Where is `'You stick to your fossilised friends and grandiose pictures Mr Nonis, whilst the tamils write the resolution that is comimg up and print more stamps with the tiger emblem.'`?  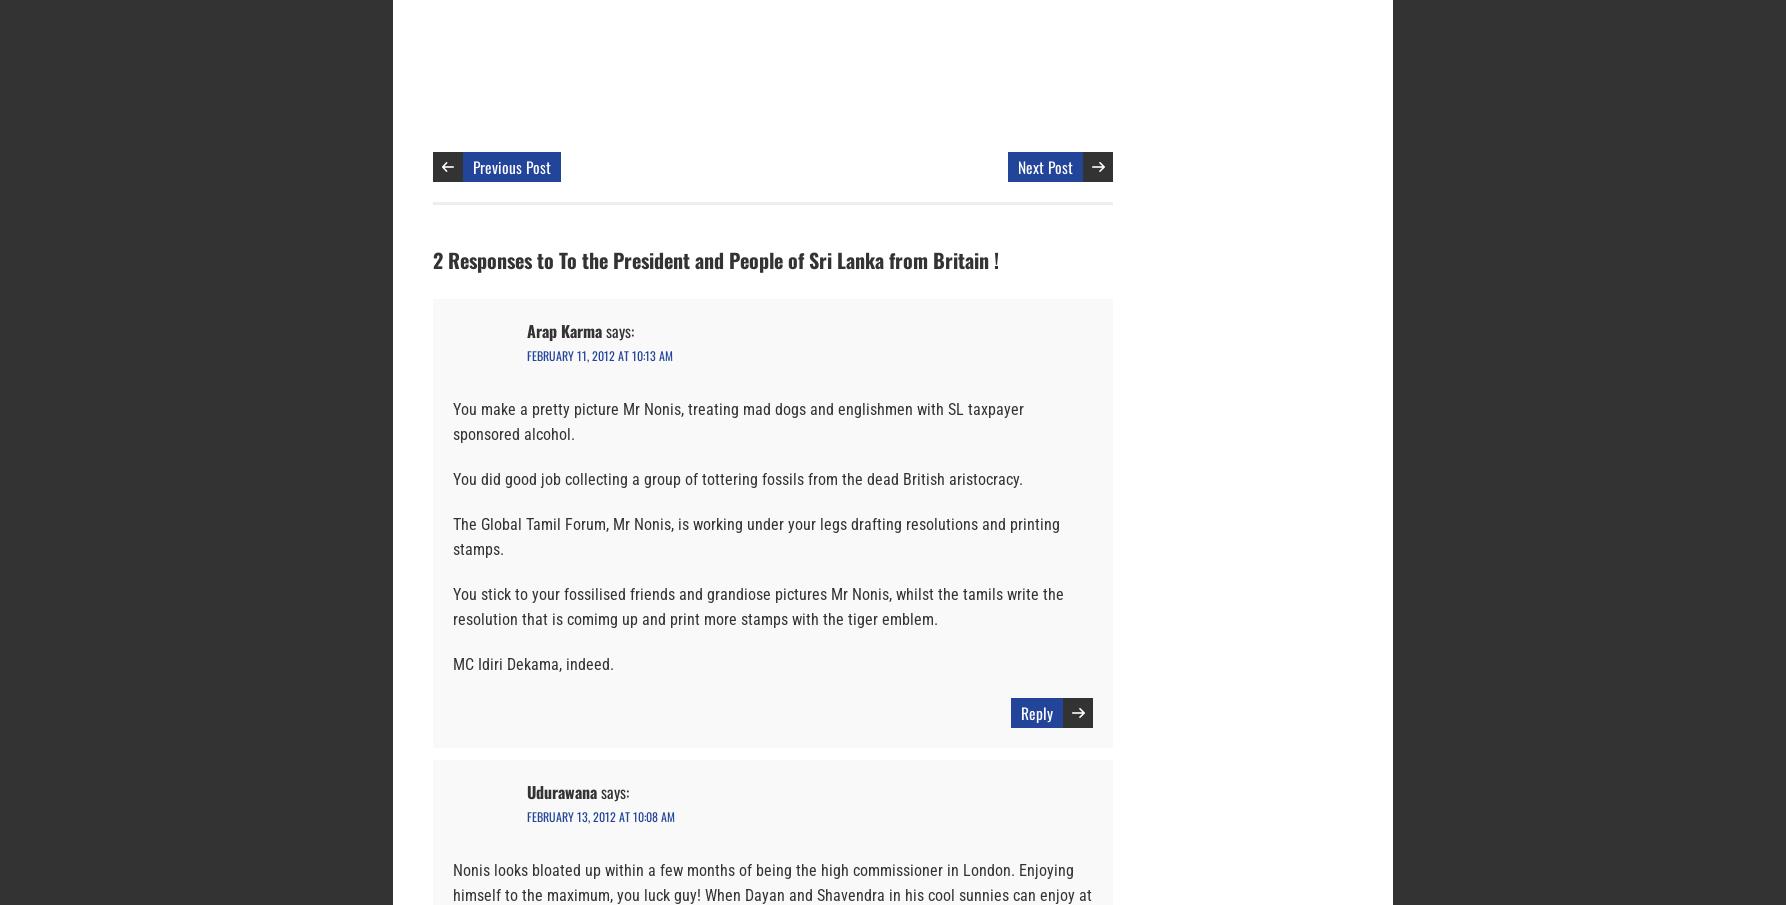 'You stick to your fossilised friends and grandiose pictures Mr Nonis, whilst the tamils write the resolution that is comimg up and print more stamps with the tiger emblem.' is located at coordinates (757, 606).